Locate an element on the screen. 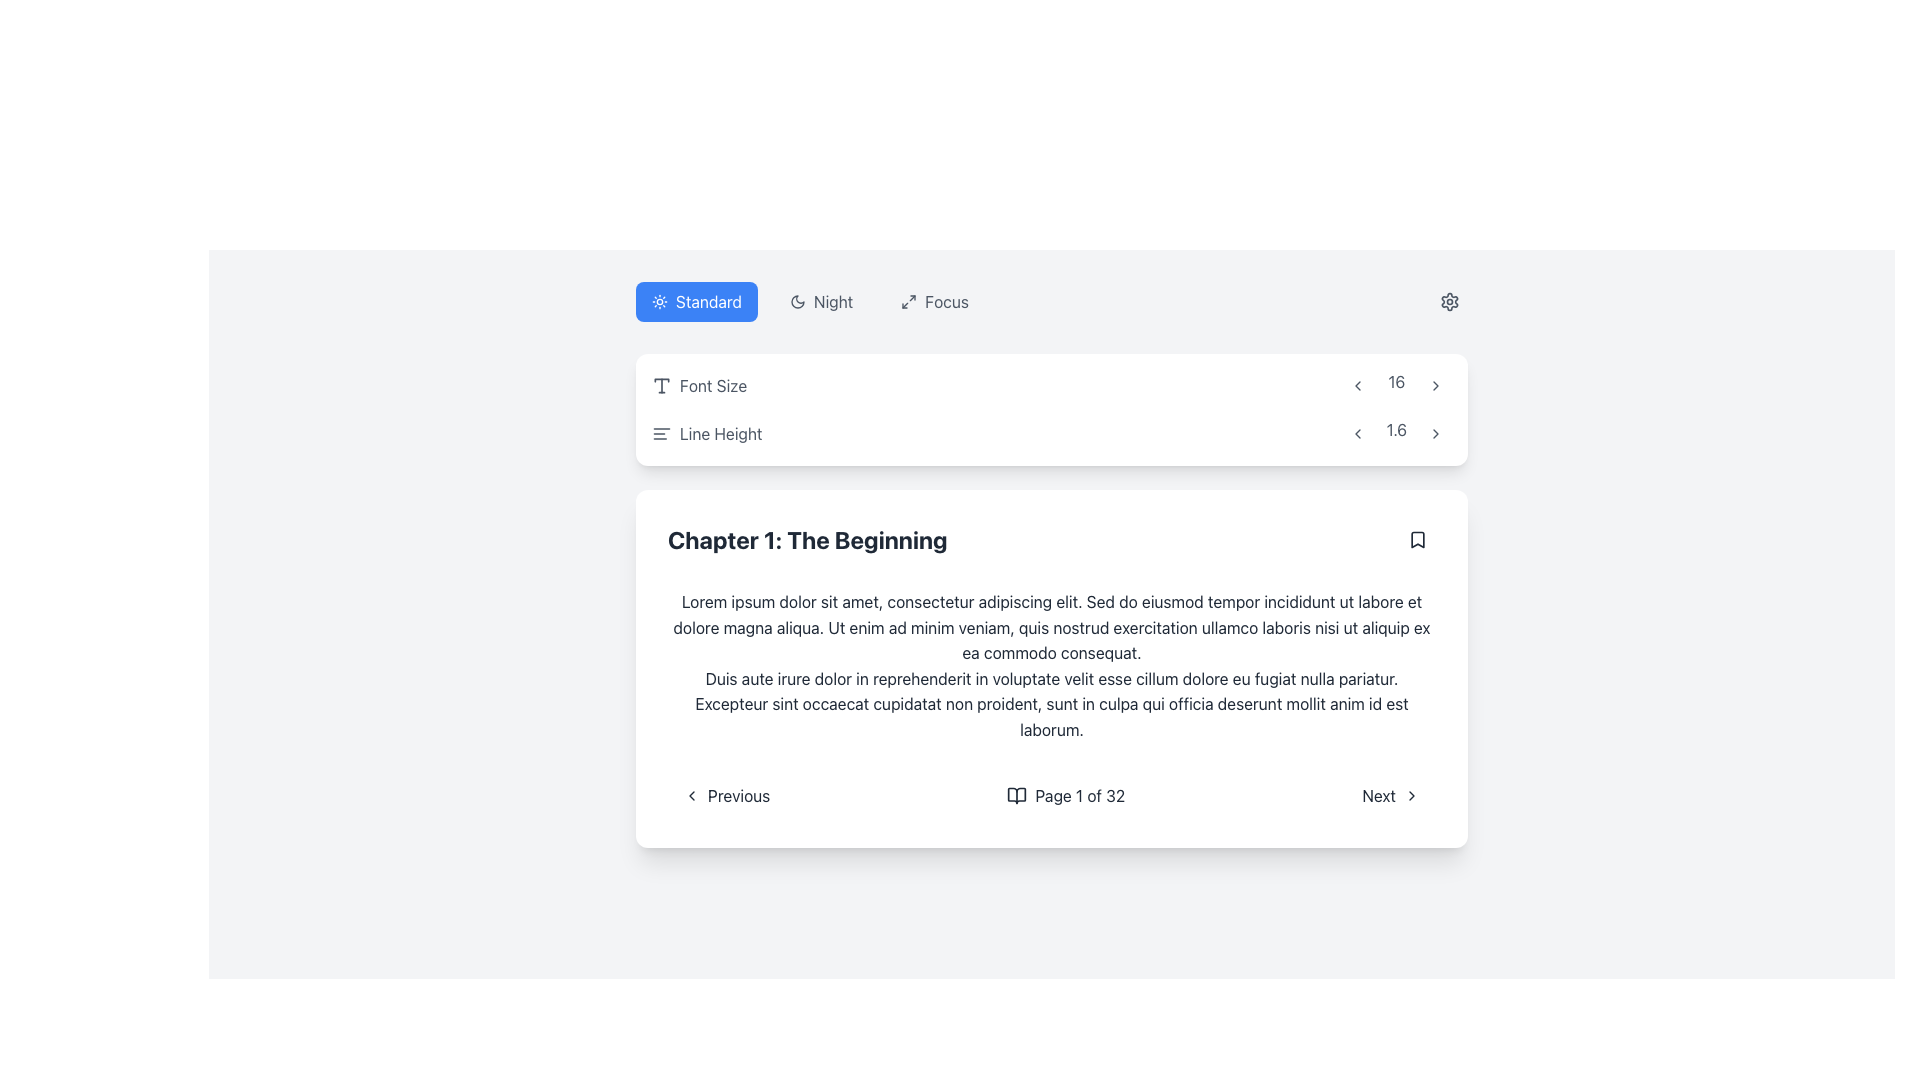 The width and height of the screenshot is (1920, 1080). the gear icon in the top-right corner of the interface is located at coordinates (1449, 301).